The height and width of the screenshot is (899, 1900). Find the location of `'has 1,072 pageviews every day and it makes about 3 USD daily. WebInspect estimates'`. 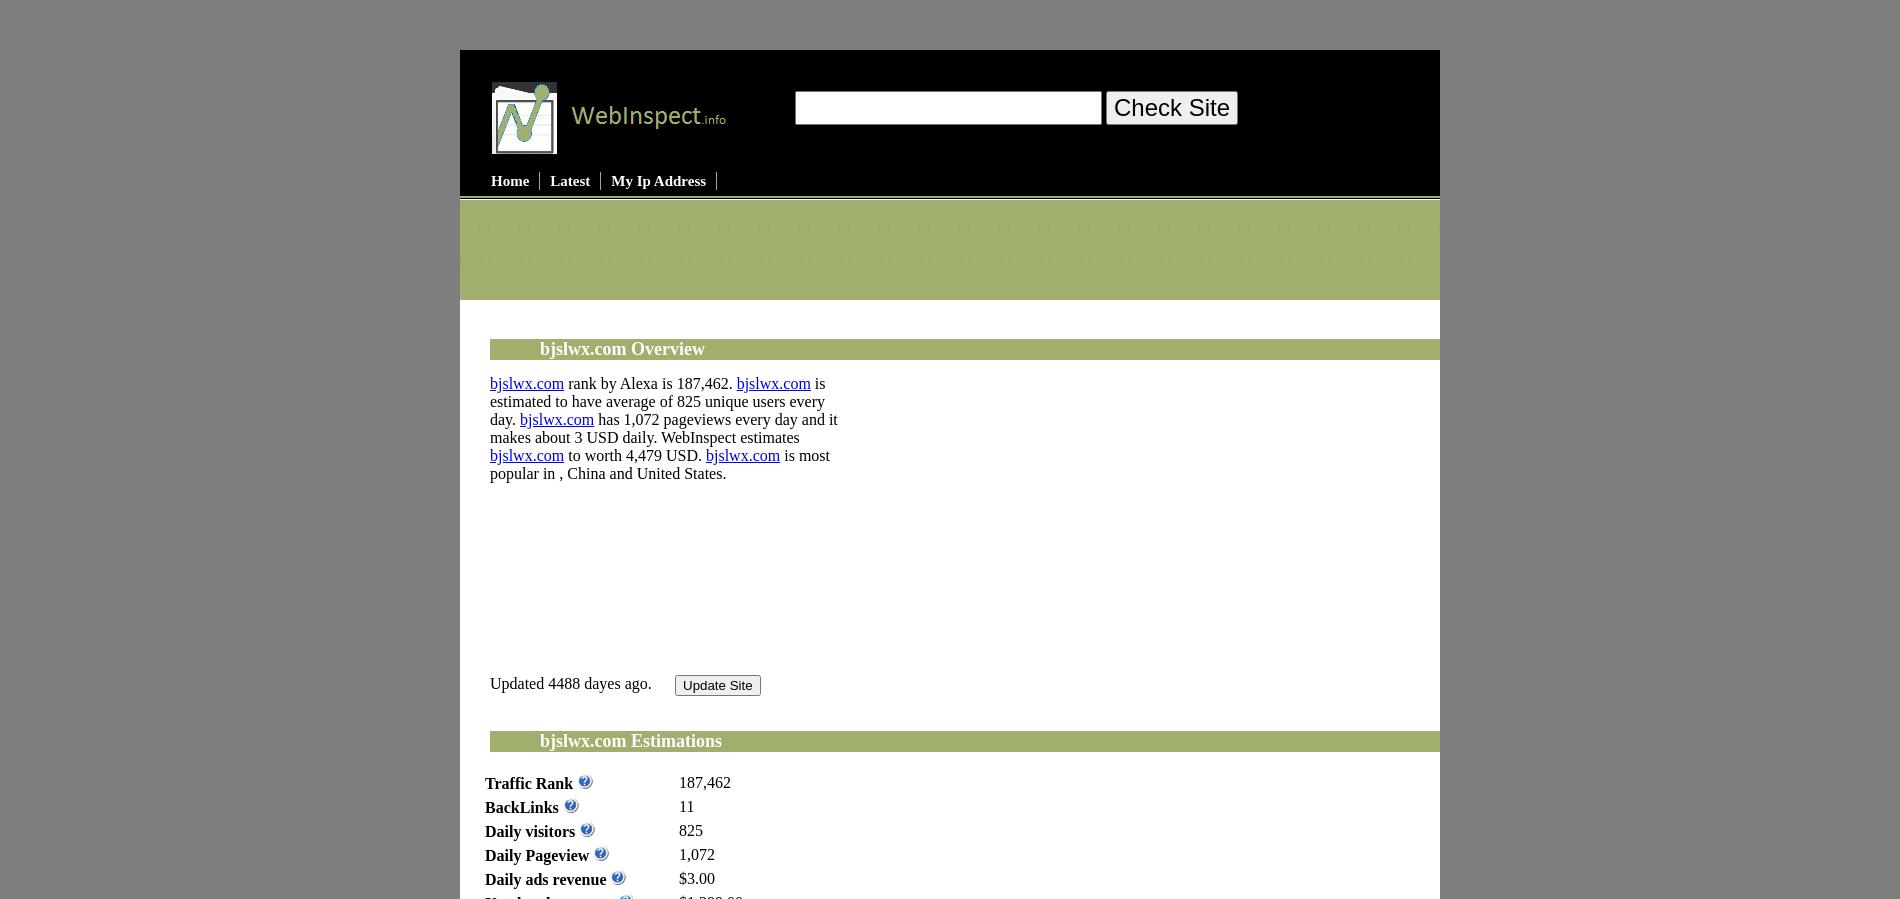

'has 1,072 pageviews every day and it makes about 3 USD daily. WebInspect estimates' is located at coordinates (663, 426).